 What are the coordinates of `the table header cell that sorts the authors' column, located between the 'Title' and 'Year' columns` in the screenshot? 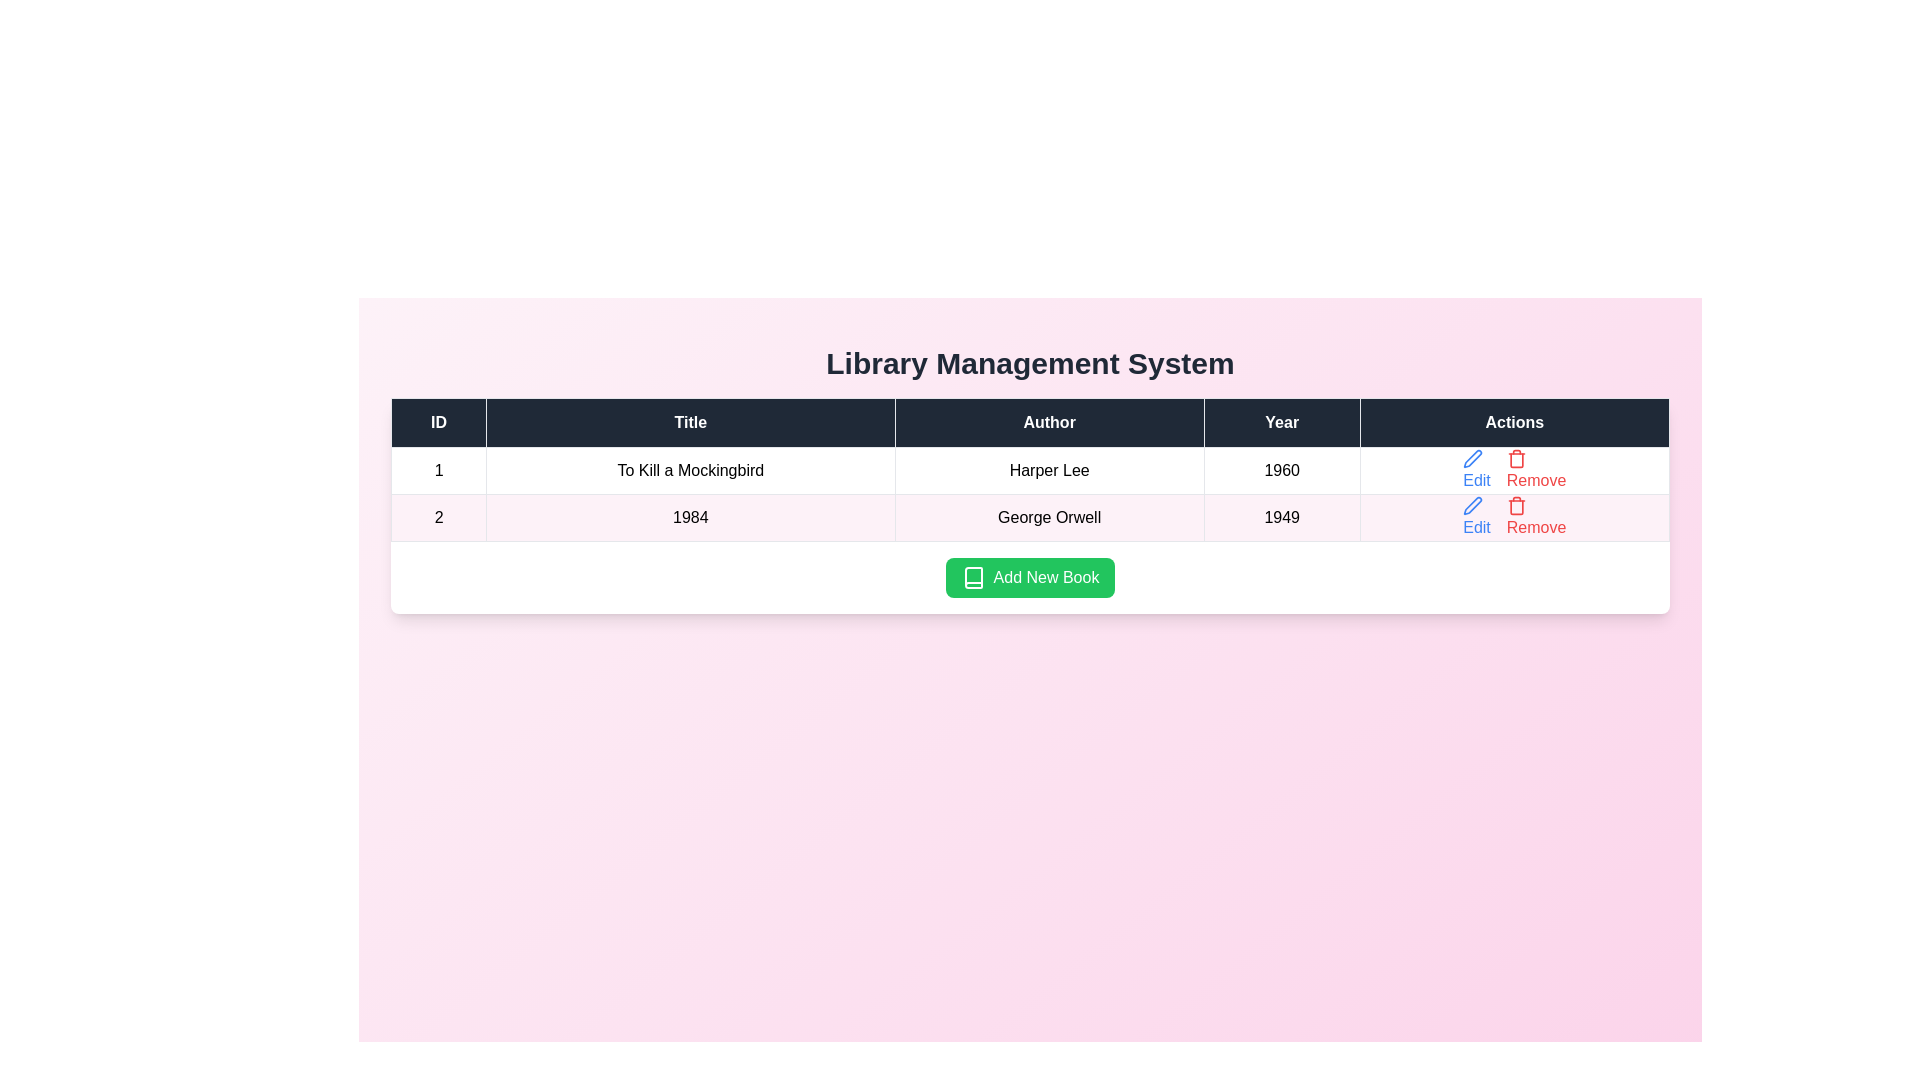 It's located at (1048, 422).